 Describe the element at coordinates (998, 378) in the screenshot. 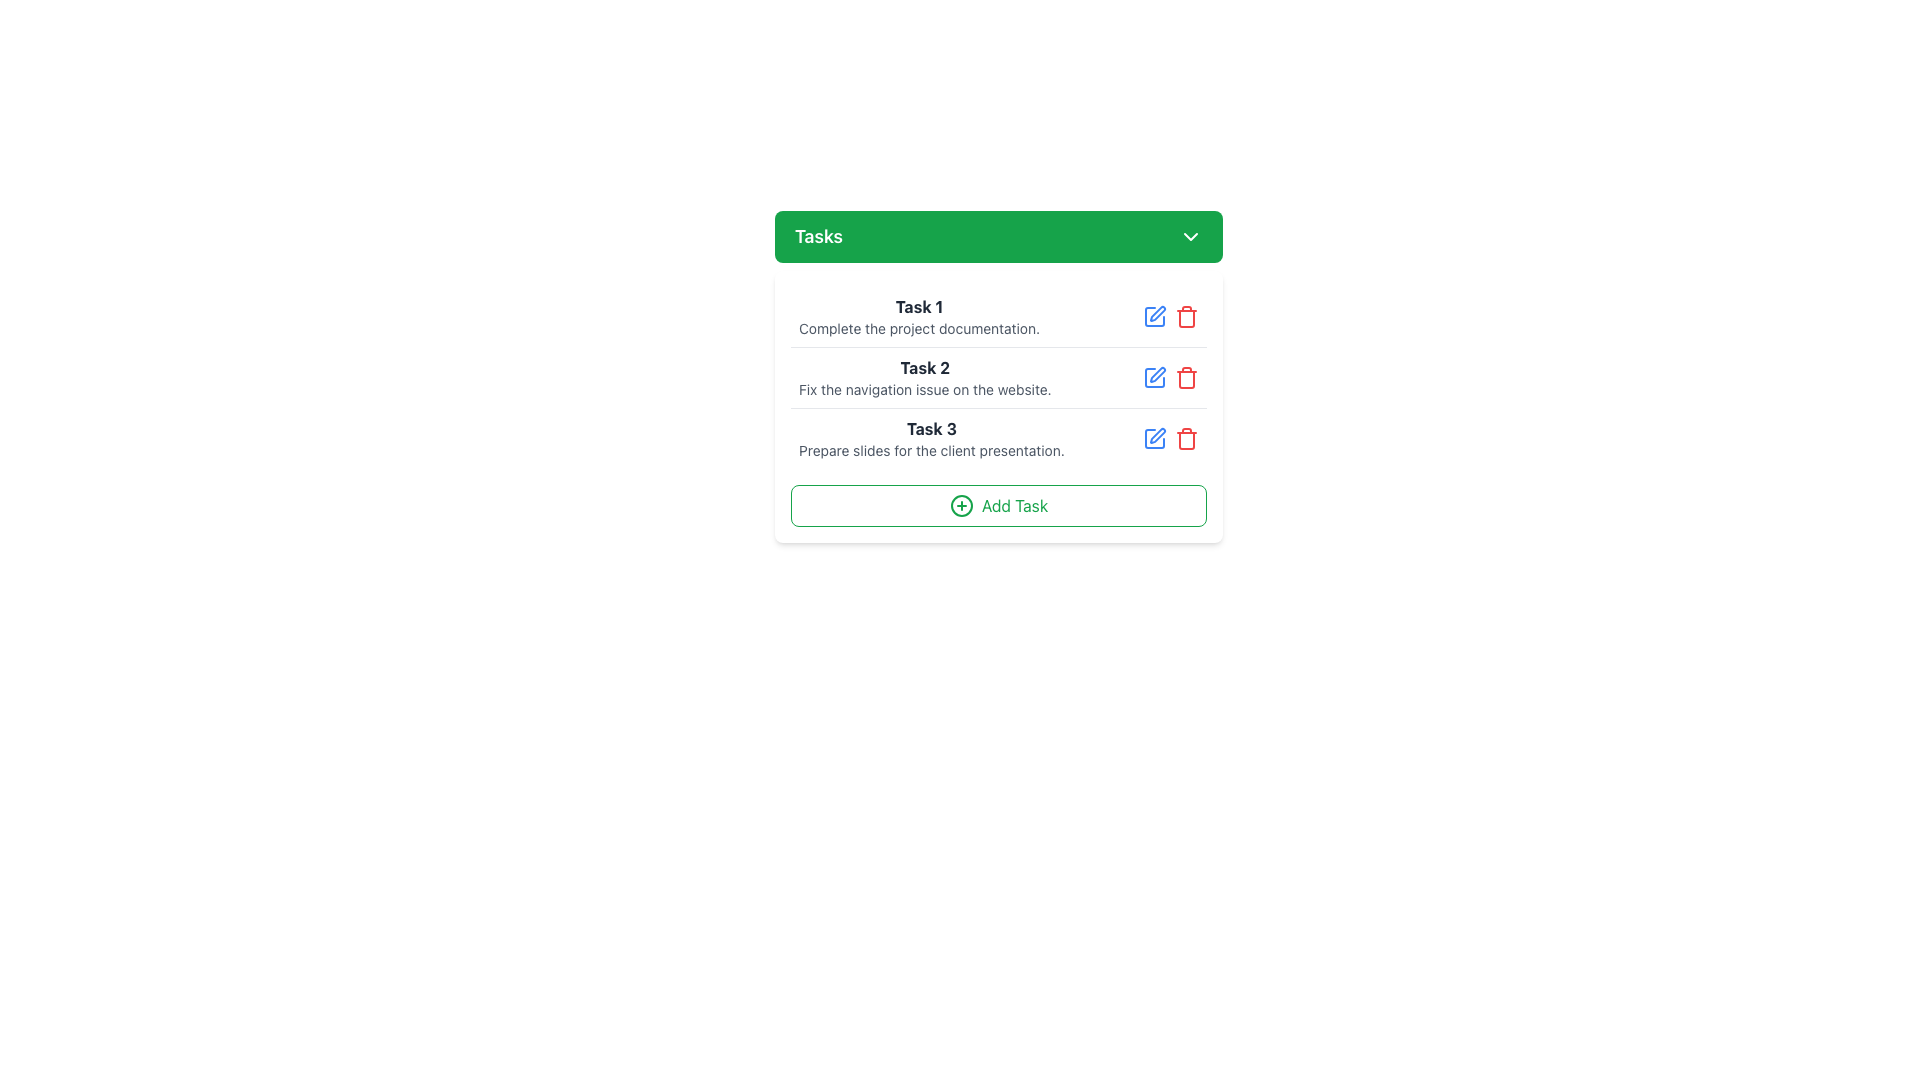

I see `the static text content of 'Task 2' within the styled card component that includes three lines of task descriptions, positioned centrally in the card, below 'Task 1' and above 'Task 3'` at that location.